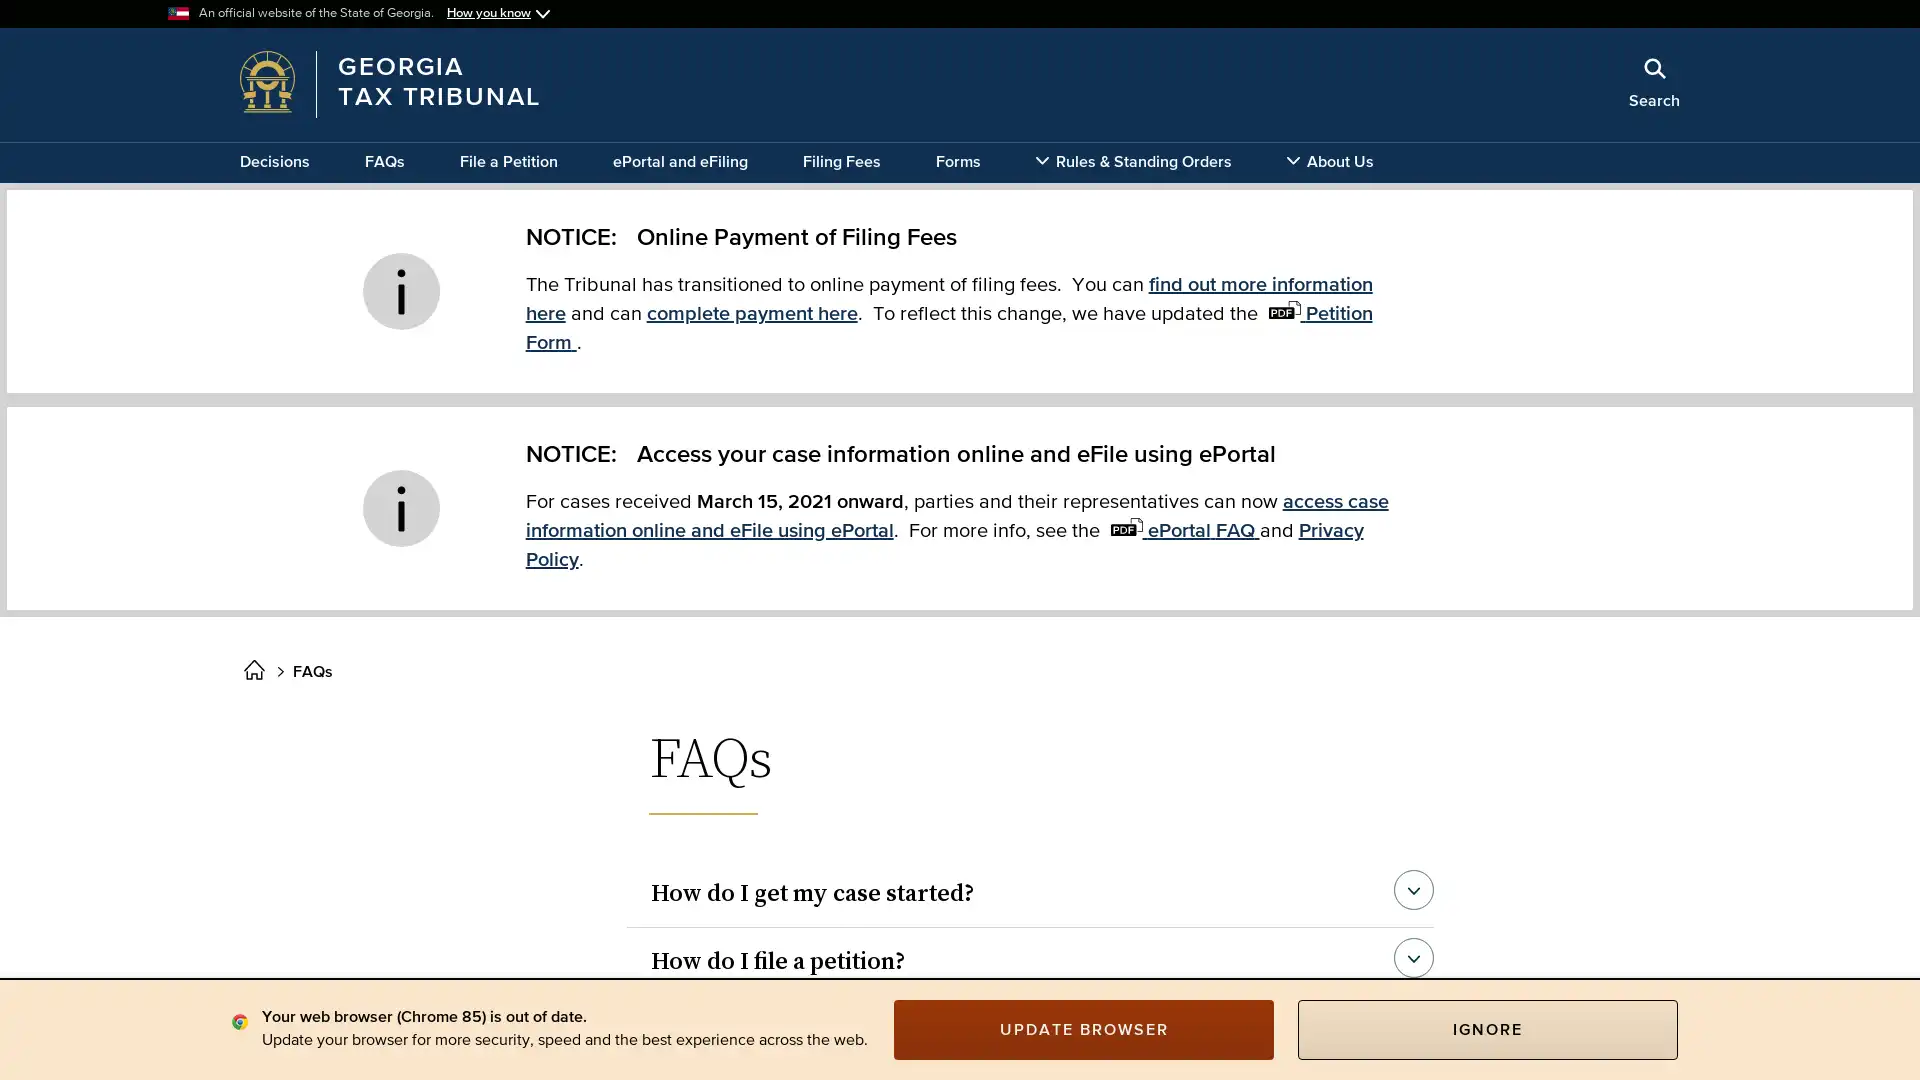 The width and height of the screenshot is (1920, 1080). I want to click on IGNORE, so click(1488, 1029).